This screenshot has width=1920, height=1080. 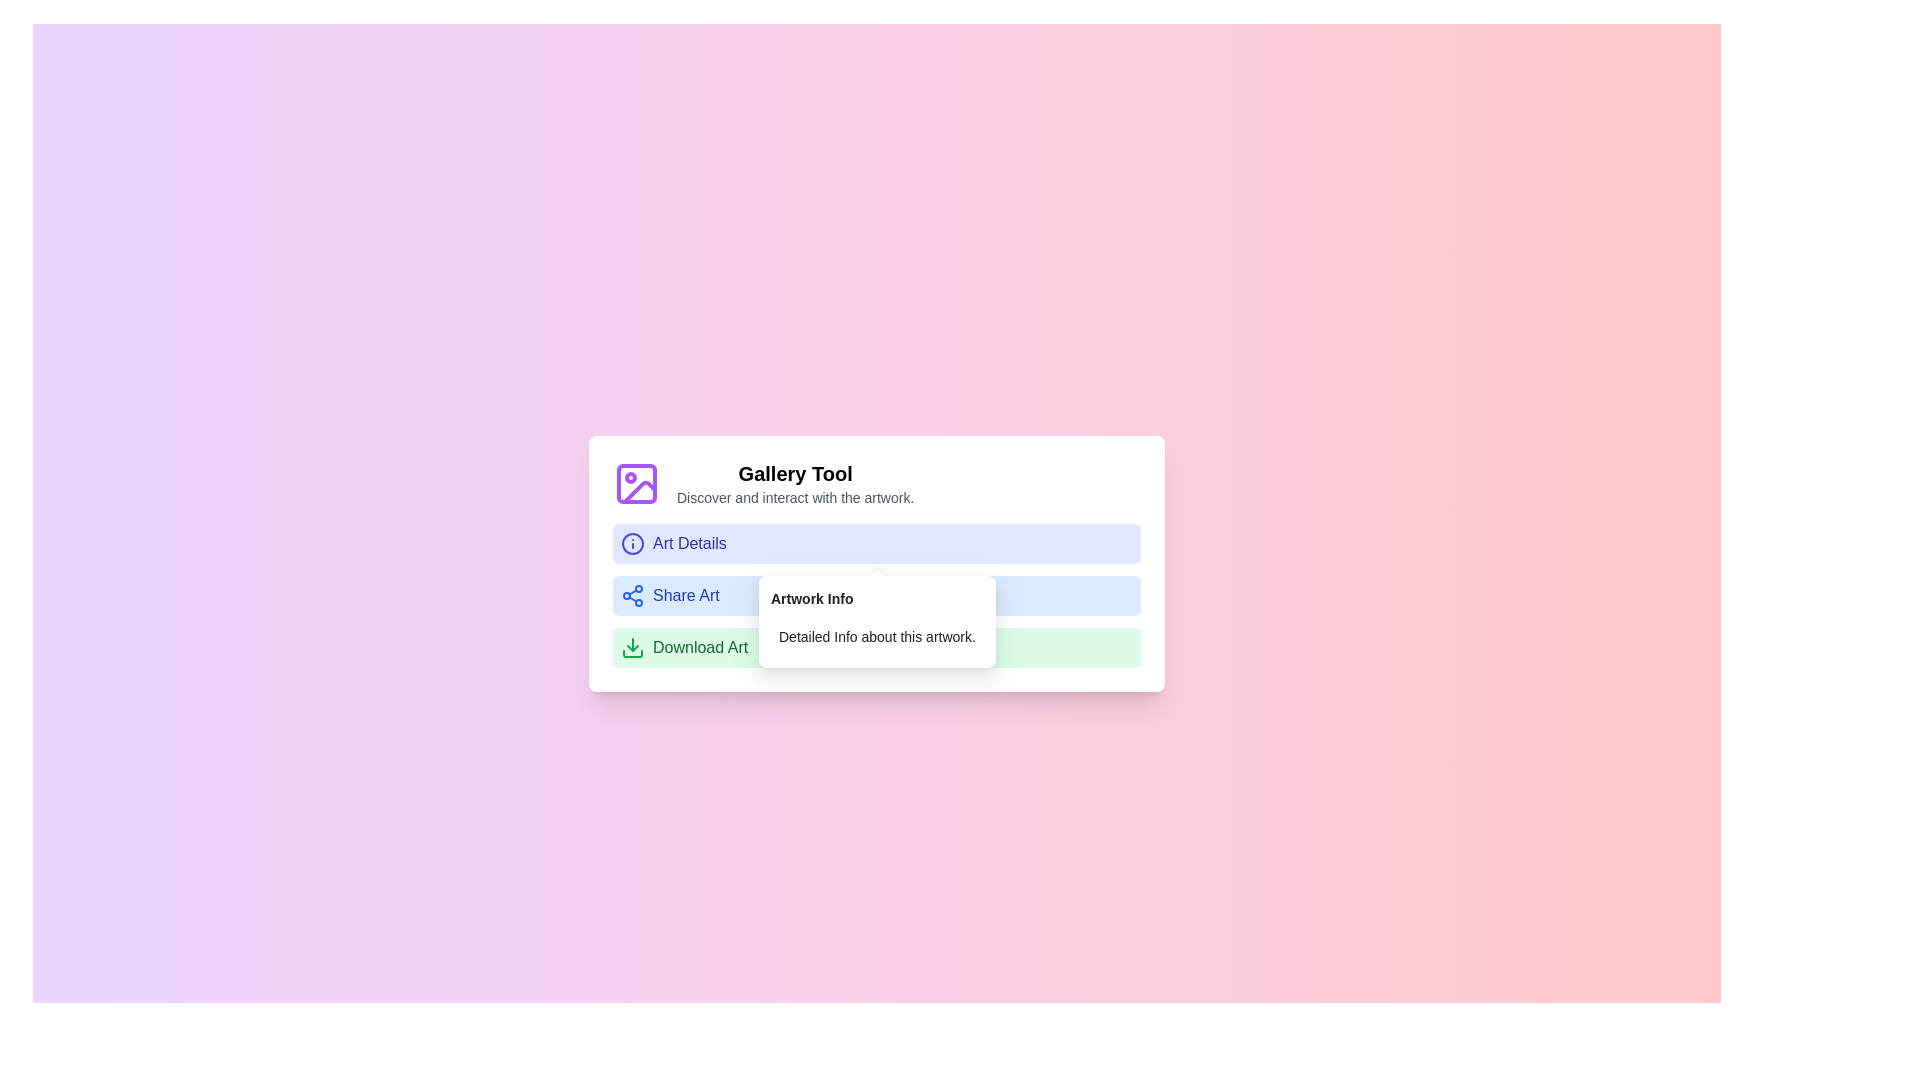 I want to click on the Text Label that provides a brief description of the 'Gallery Tool' section, located below the section title, so click(x=794, y=496).